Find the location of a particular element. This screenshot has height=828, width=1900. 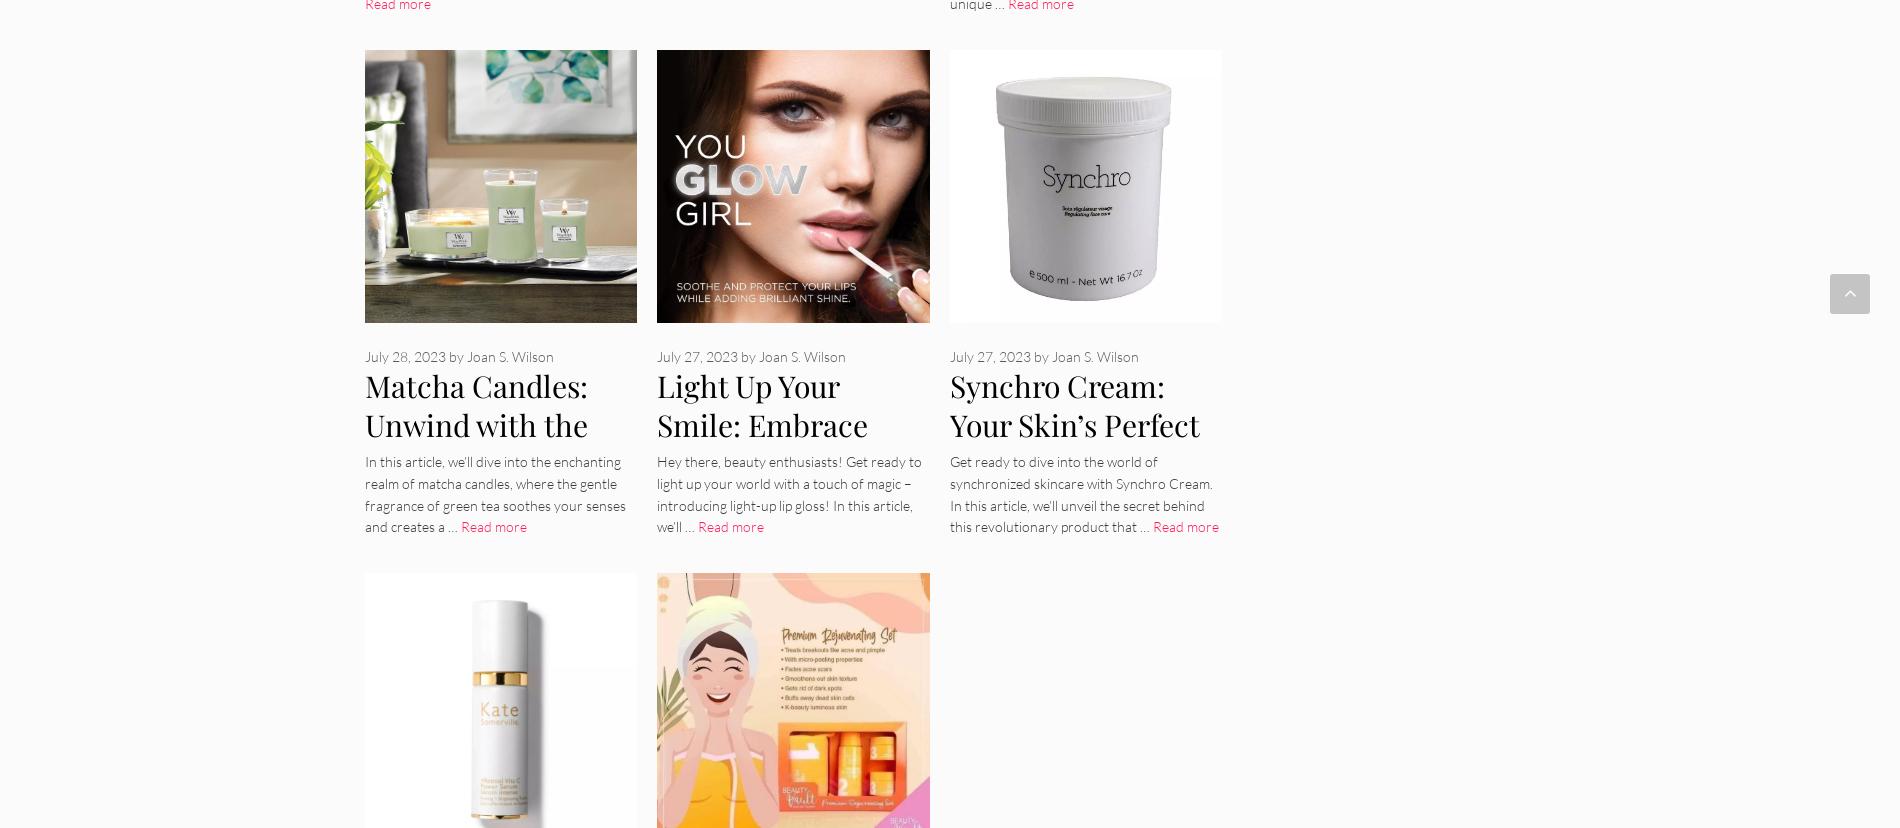

'July 28, 2023' is located at coordinates (404, 355).